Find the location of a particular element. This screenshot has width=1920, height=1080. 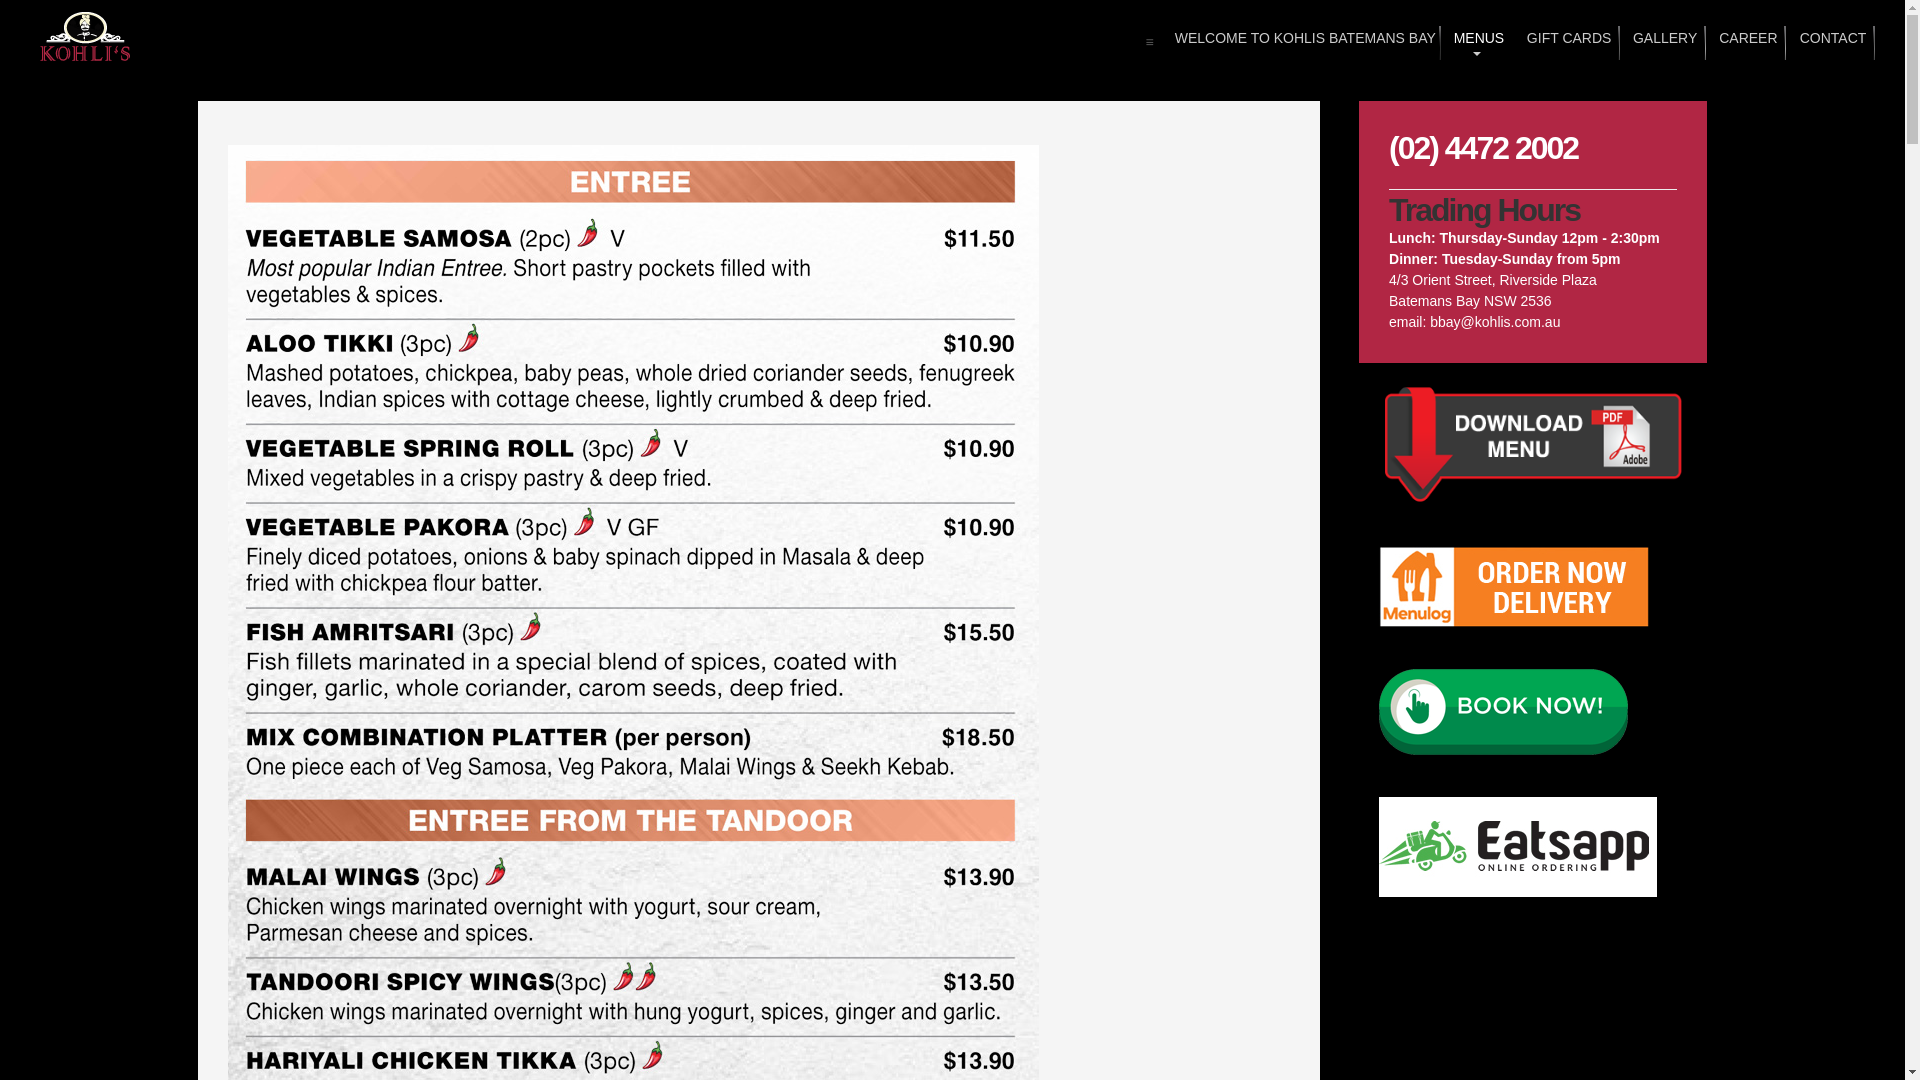

'bbay@kohlis.com.au' is located at coordinates (1494, 320).